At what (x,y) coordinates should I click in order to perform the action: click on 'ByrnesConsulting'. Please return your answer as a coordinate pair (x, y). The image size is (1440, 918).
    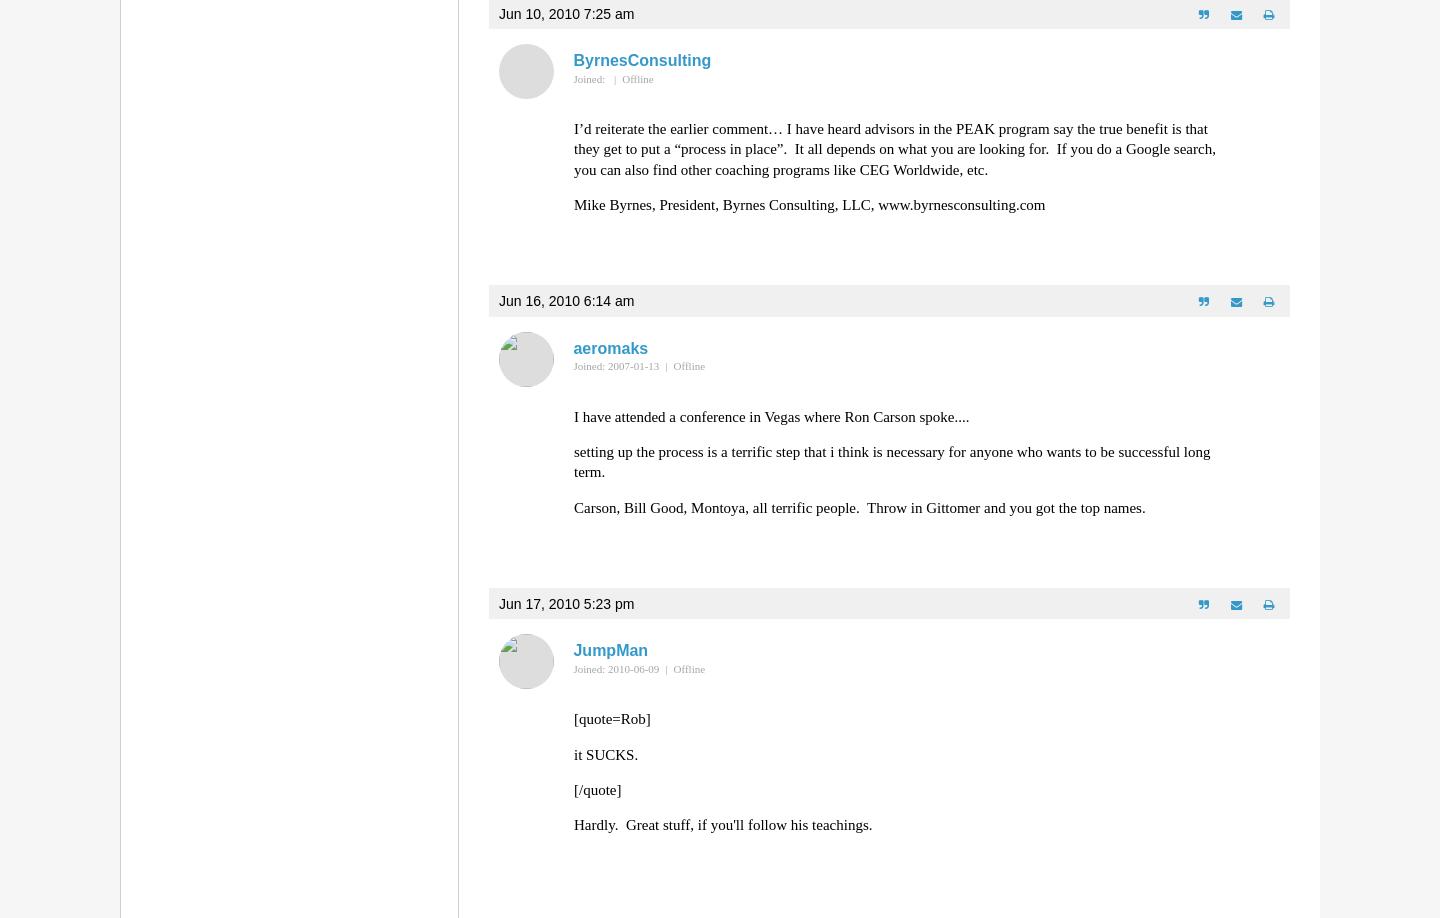
    Looking at the image, I should click on (640, 60).